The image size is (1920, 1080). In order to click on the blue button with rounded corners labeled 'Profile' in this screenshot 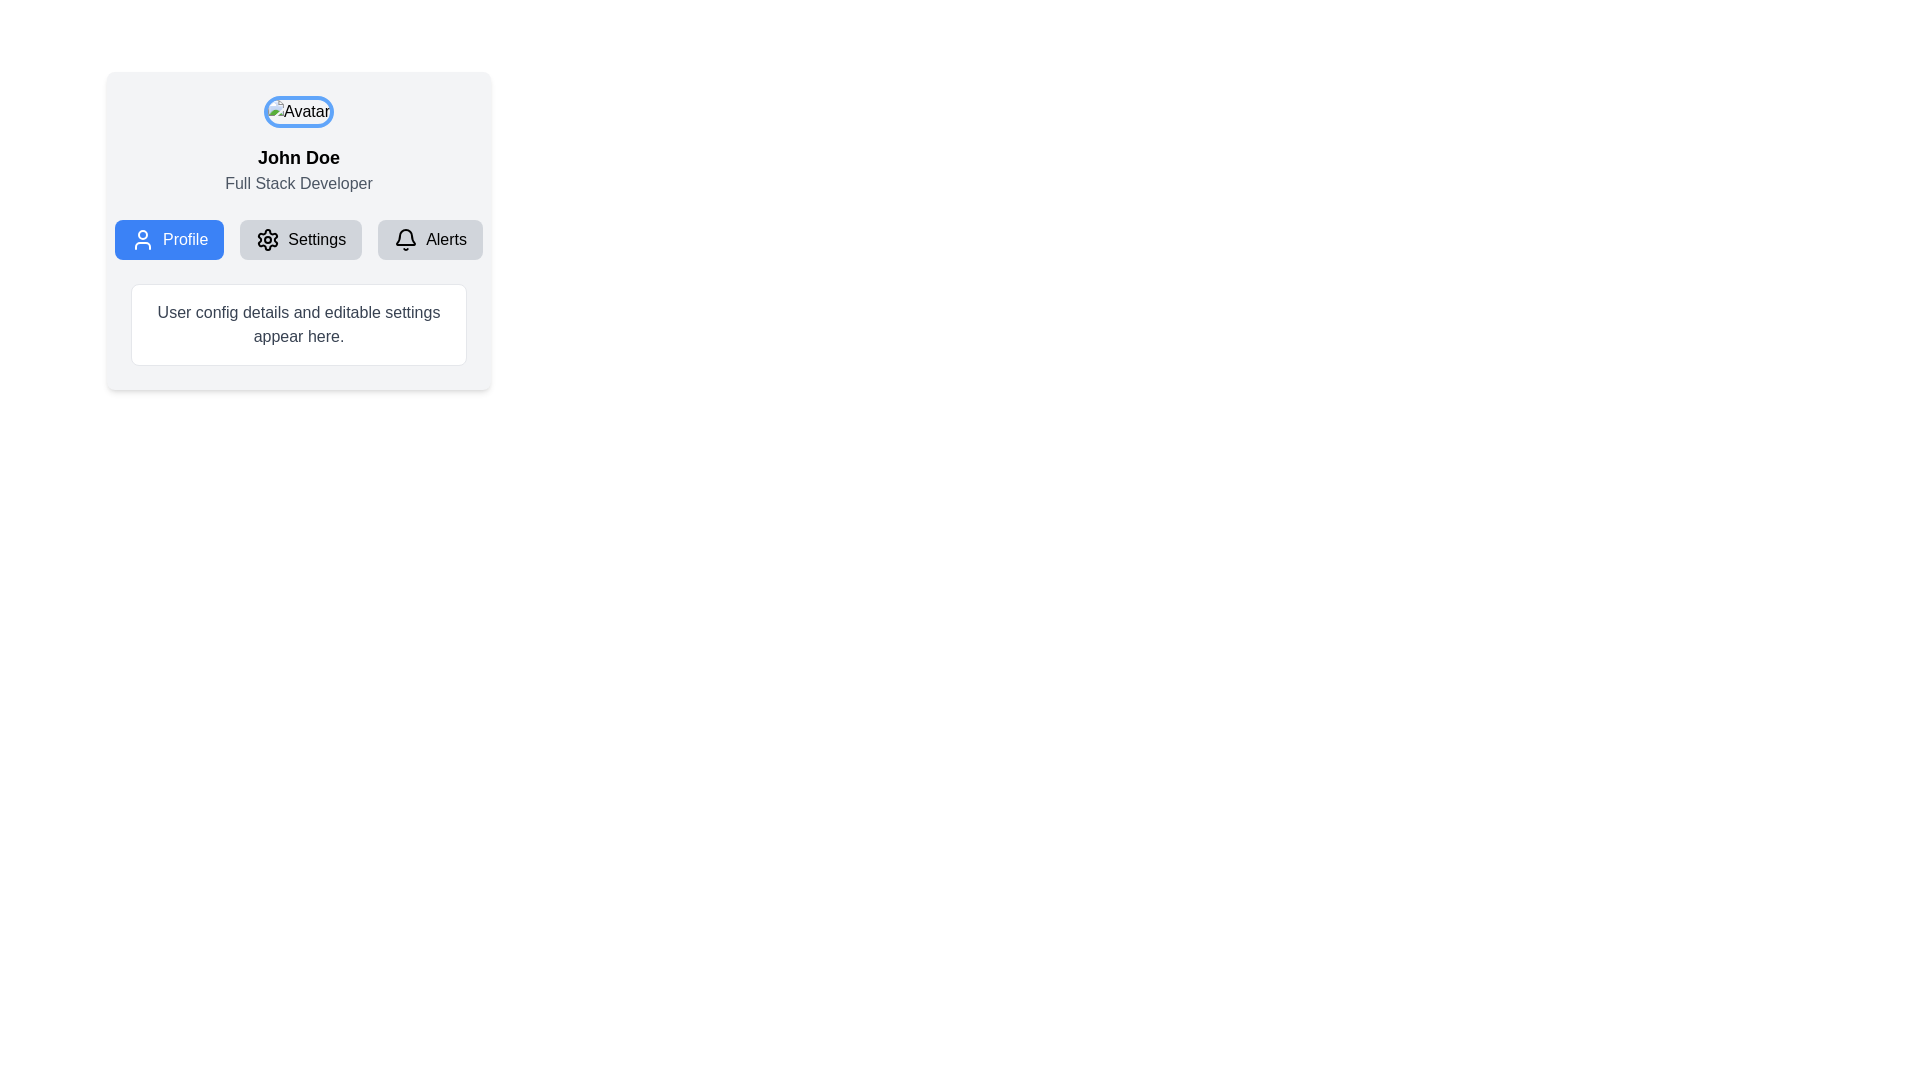, I will do `click(169, 238)`.